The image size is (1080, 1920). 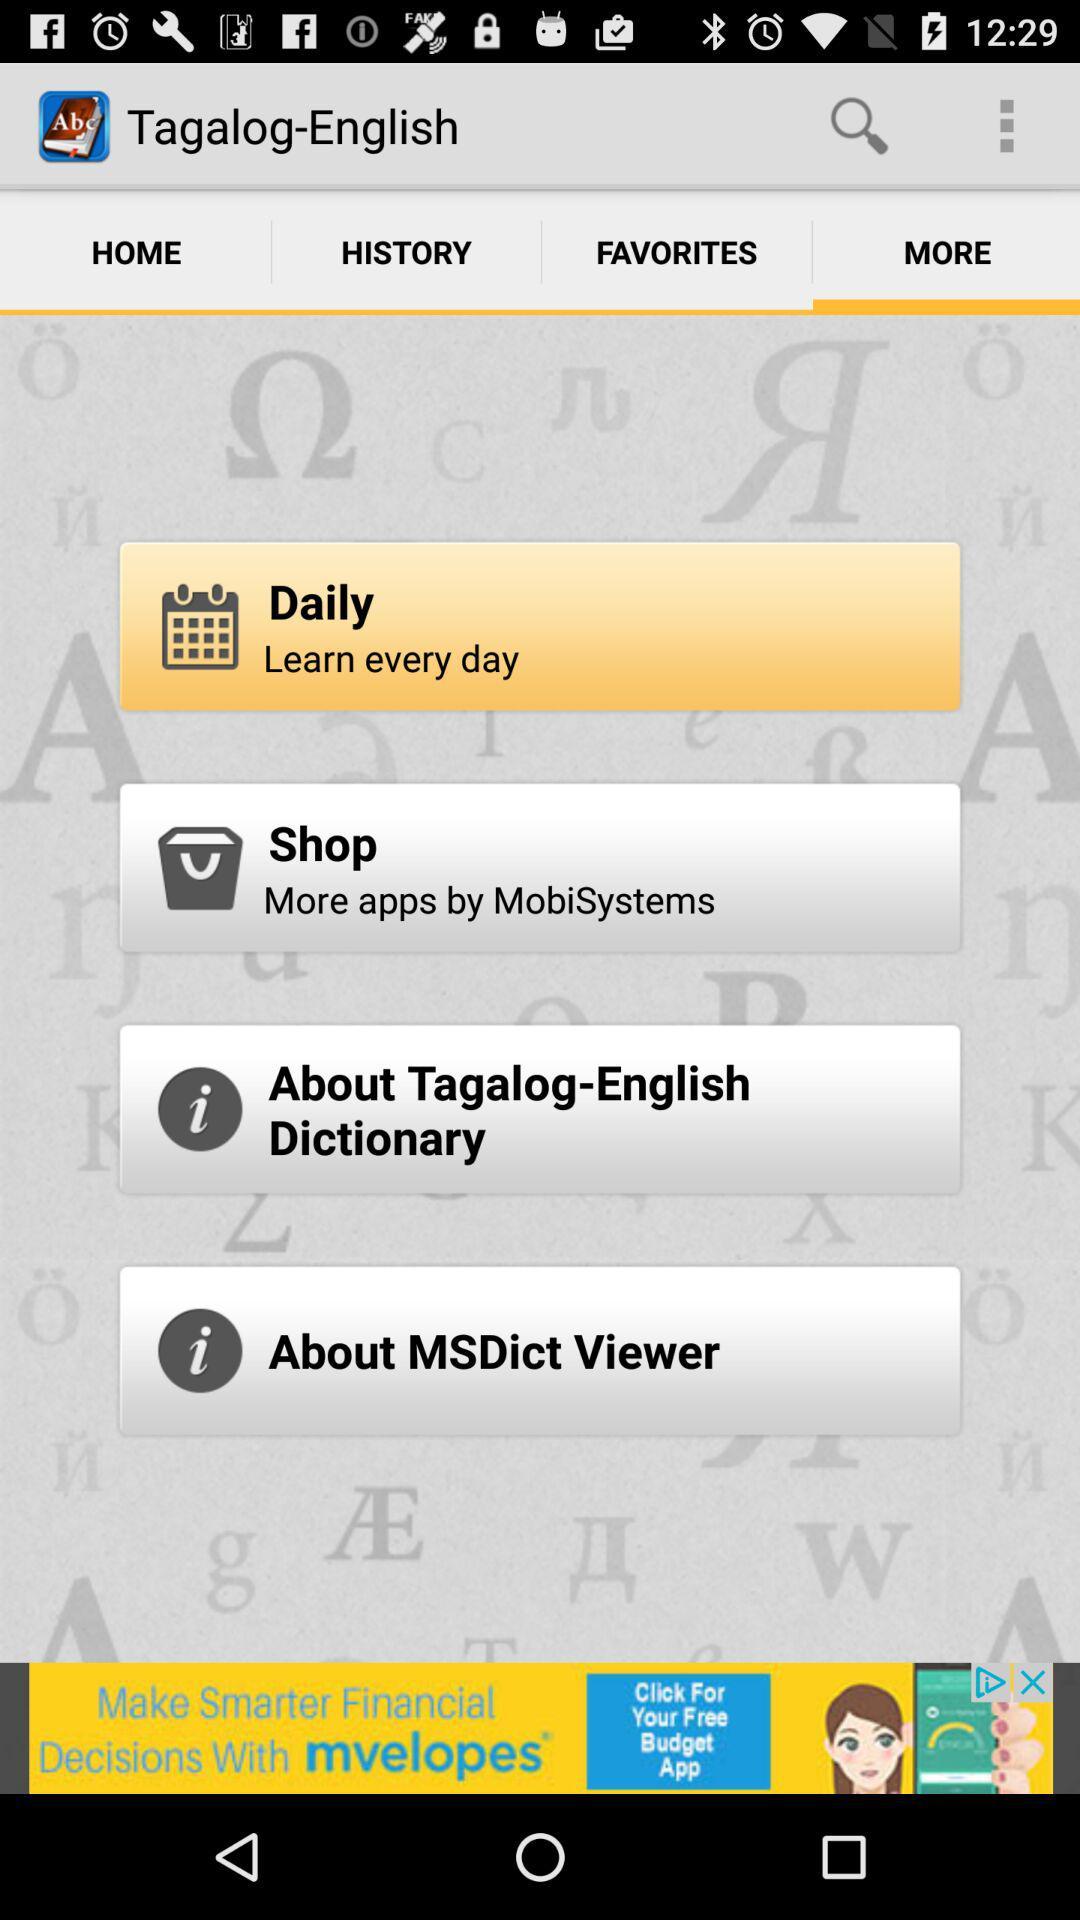 I want to click on advertising, so click(x=540, y=1727).